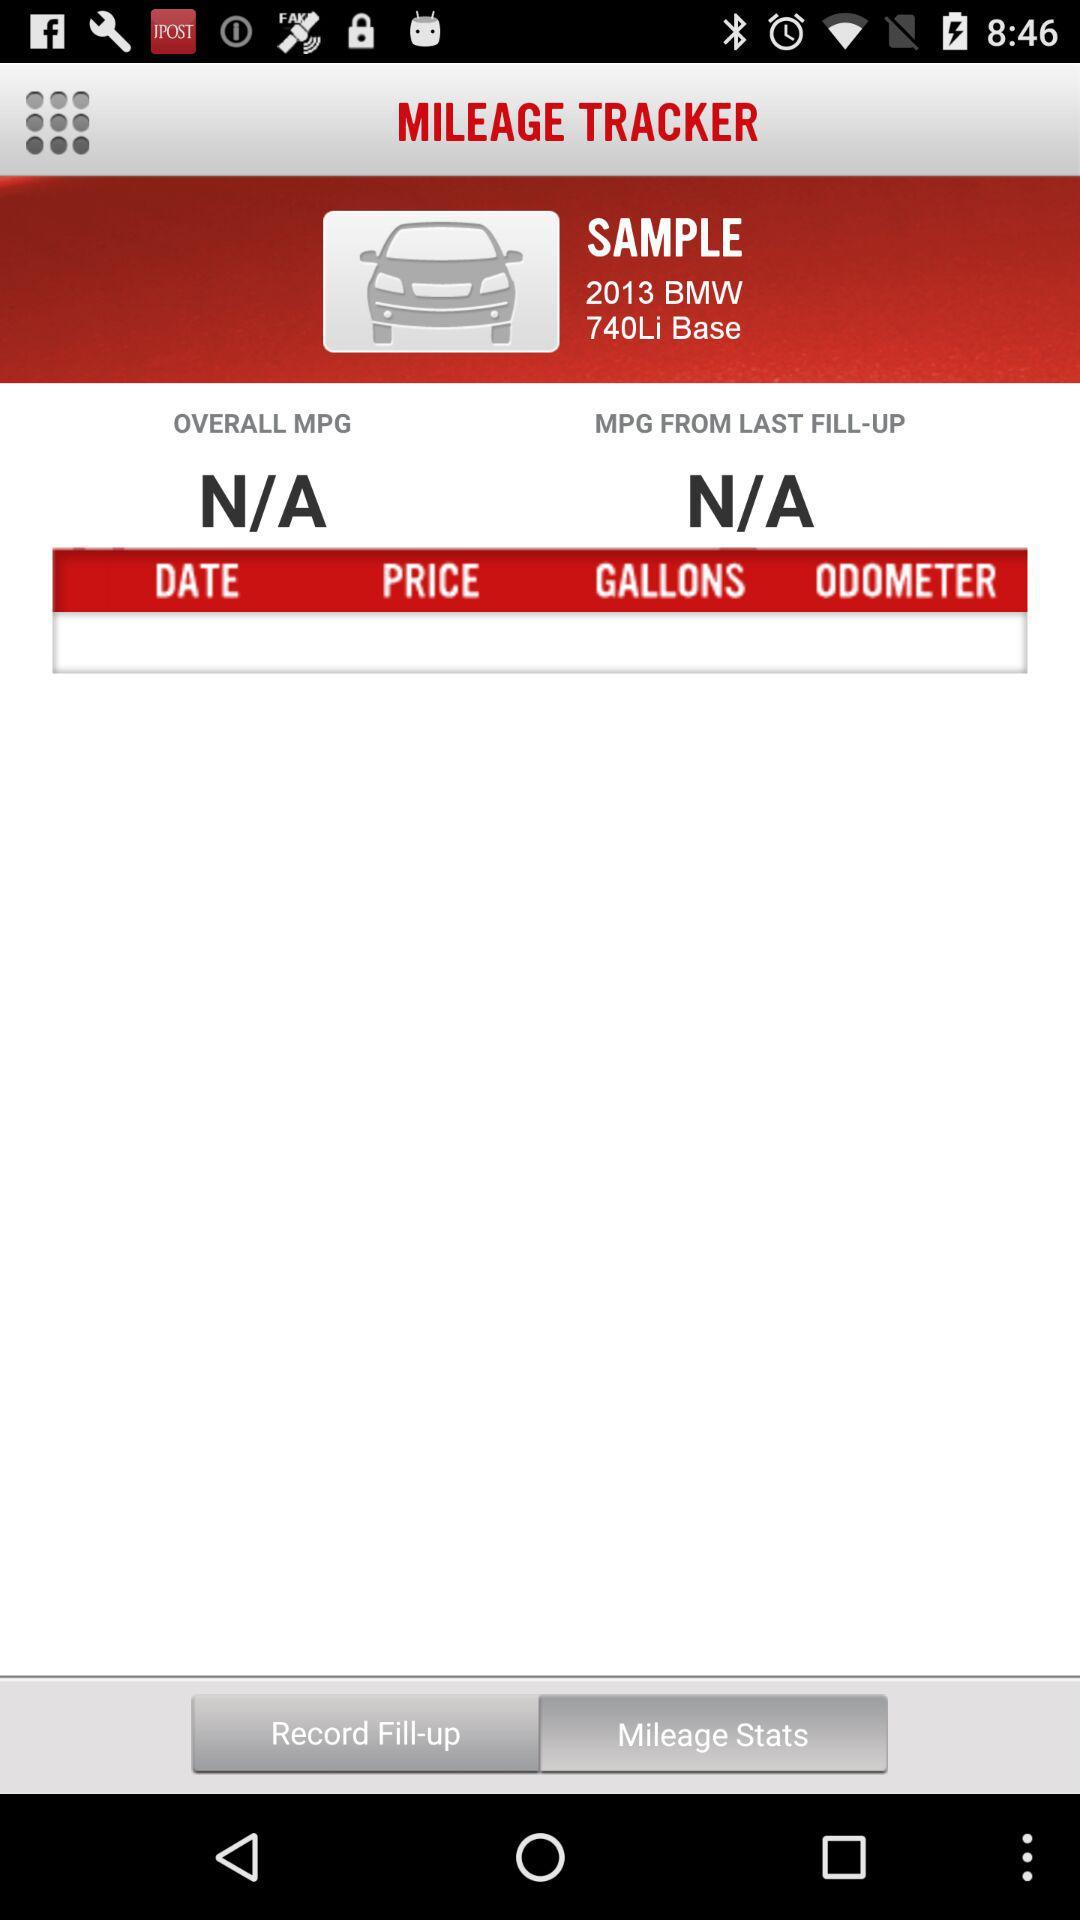 This screenshot has height=1920, width=1080. Describe the element at coordinates (712, 1733) in the screenshot. I see `button next to record fill-up` at that location.